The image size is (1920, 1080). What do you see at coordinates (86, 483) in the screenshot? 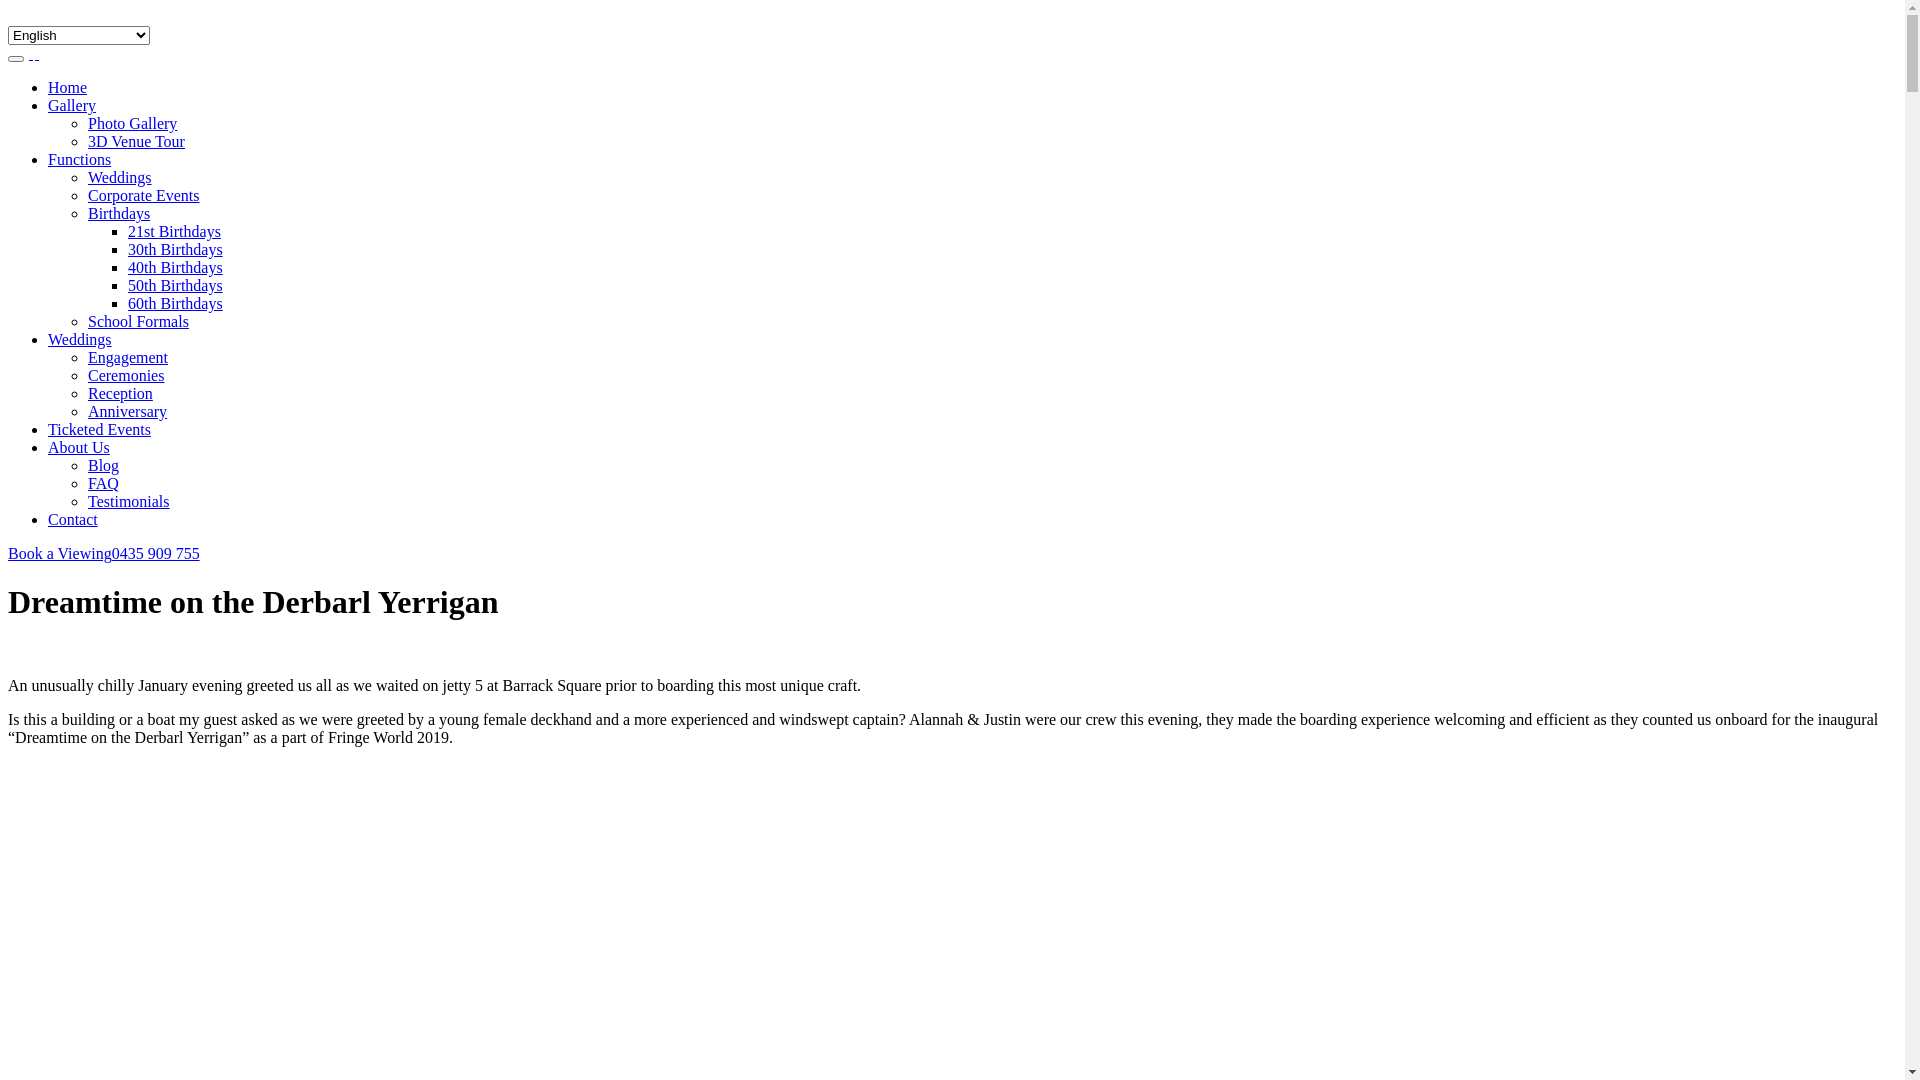
I see `'FAQ'` at bounding box center [86, 483].